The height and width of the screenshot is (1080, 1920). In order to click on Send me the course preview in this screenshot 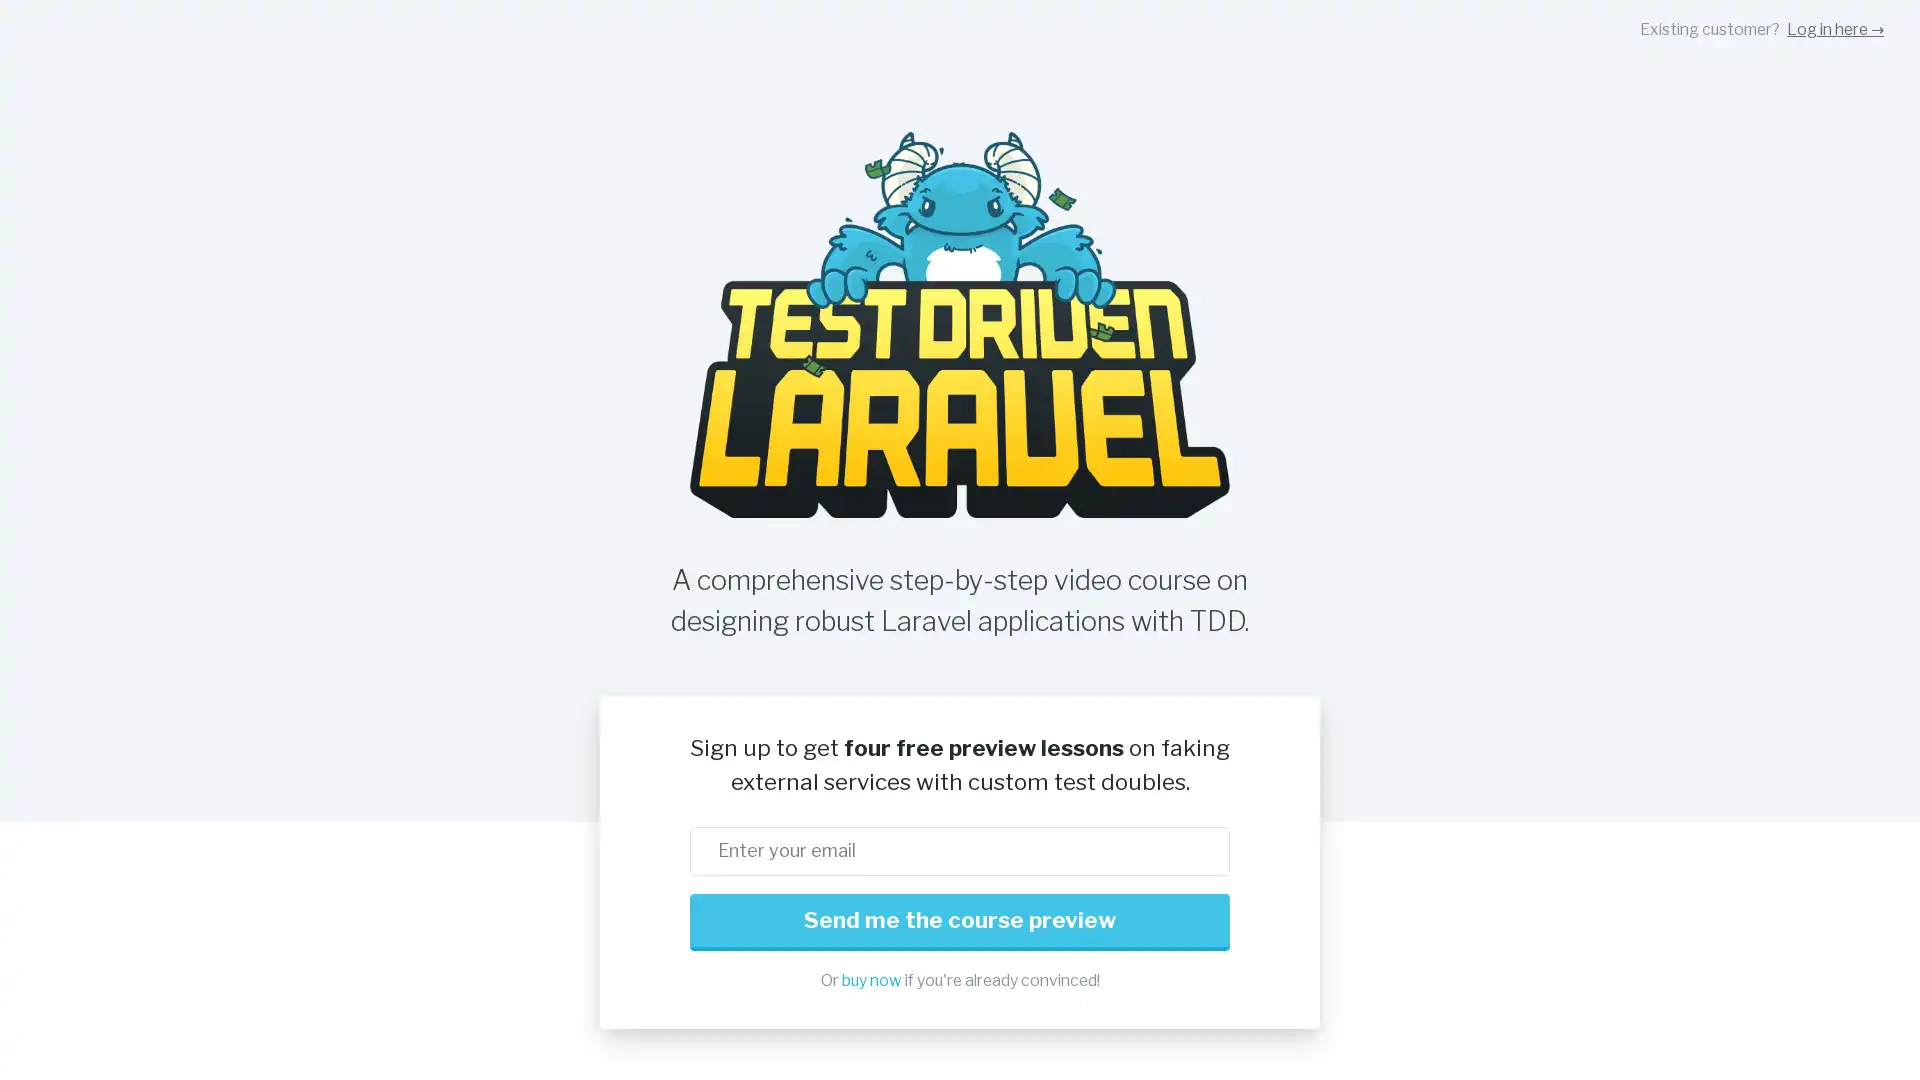, I will do `click(960, 922)`.